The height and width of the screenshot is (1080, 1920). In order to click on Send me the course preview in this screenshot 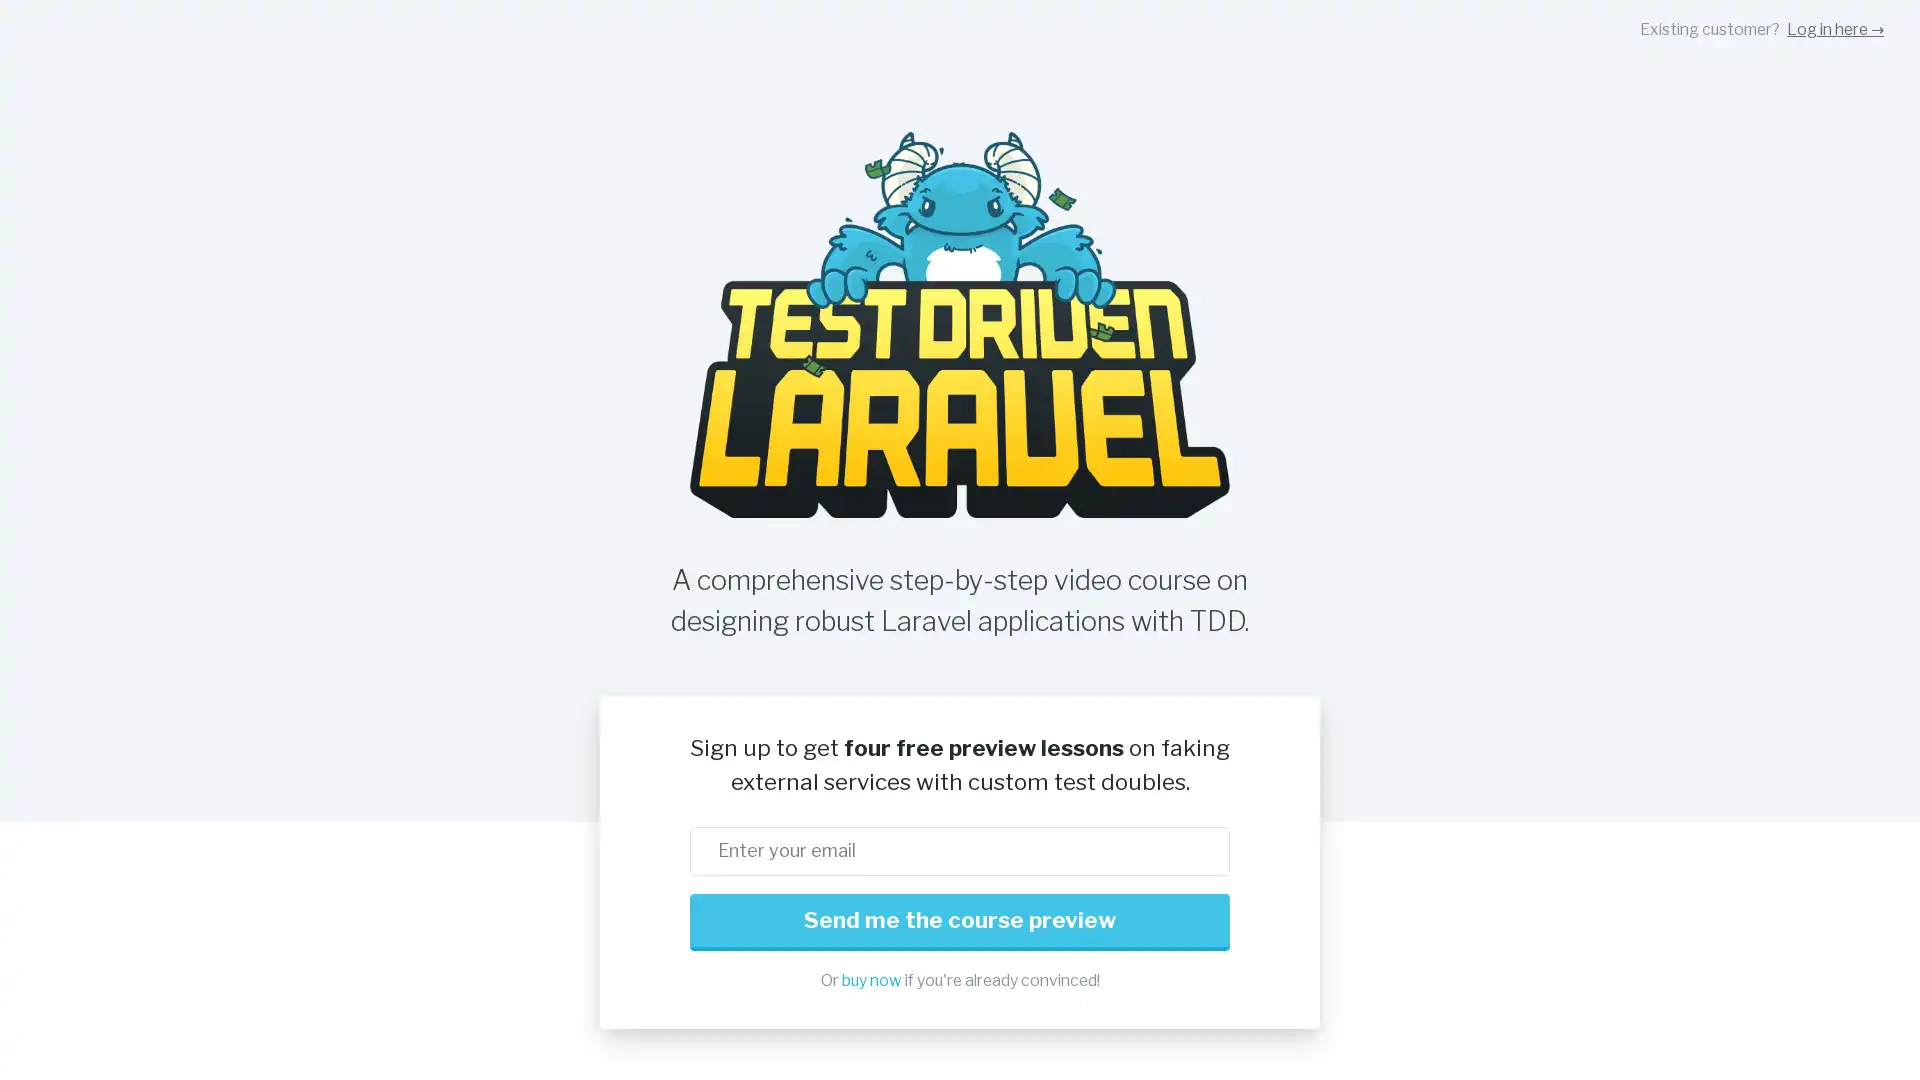, I will do `click(960, 922)`.